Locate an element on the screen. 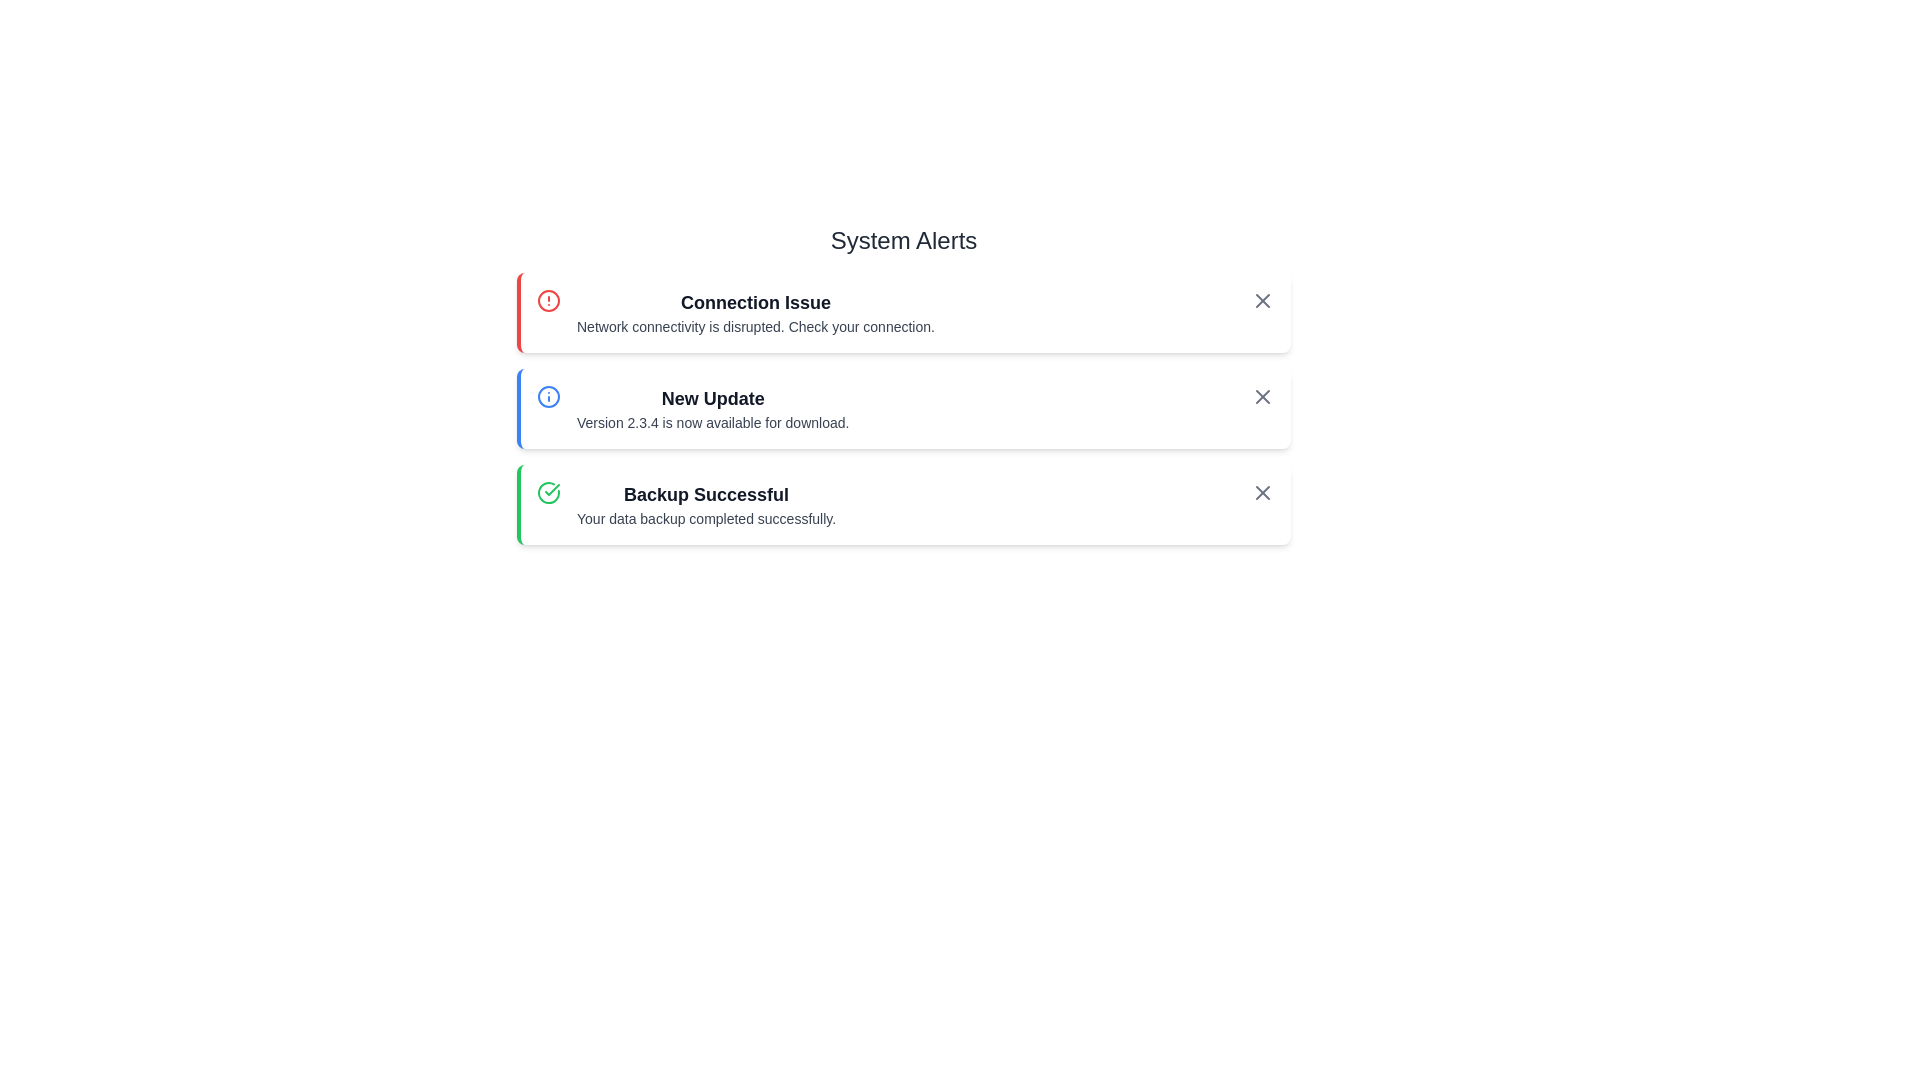  the Notification description section that displays 'Connection Issue' and 'Network connectivity is disrupted.' is located at coordinates (754, 312).